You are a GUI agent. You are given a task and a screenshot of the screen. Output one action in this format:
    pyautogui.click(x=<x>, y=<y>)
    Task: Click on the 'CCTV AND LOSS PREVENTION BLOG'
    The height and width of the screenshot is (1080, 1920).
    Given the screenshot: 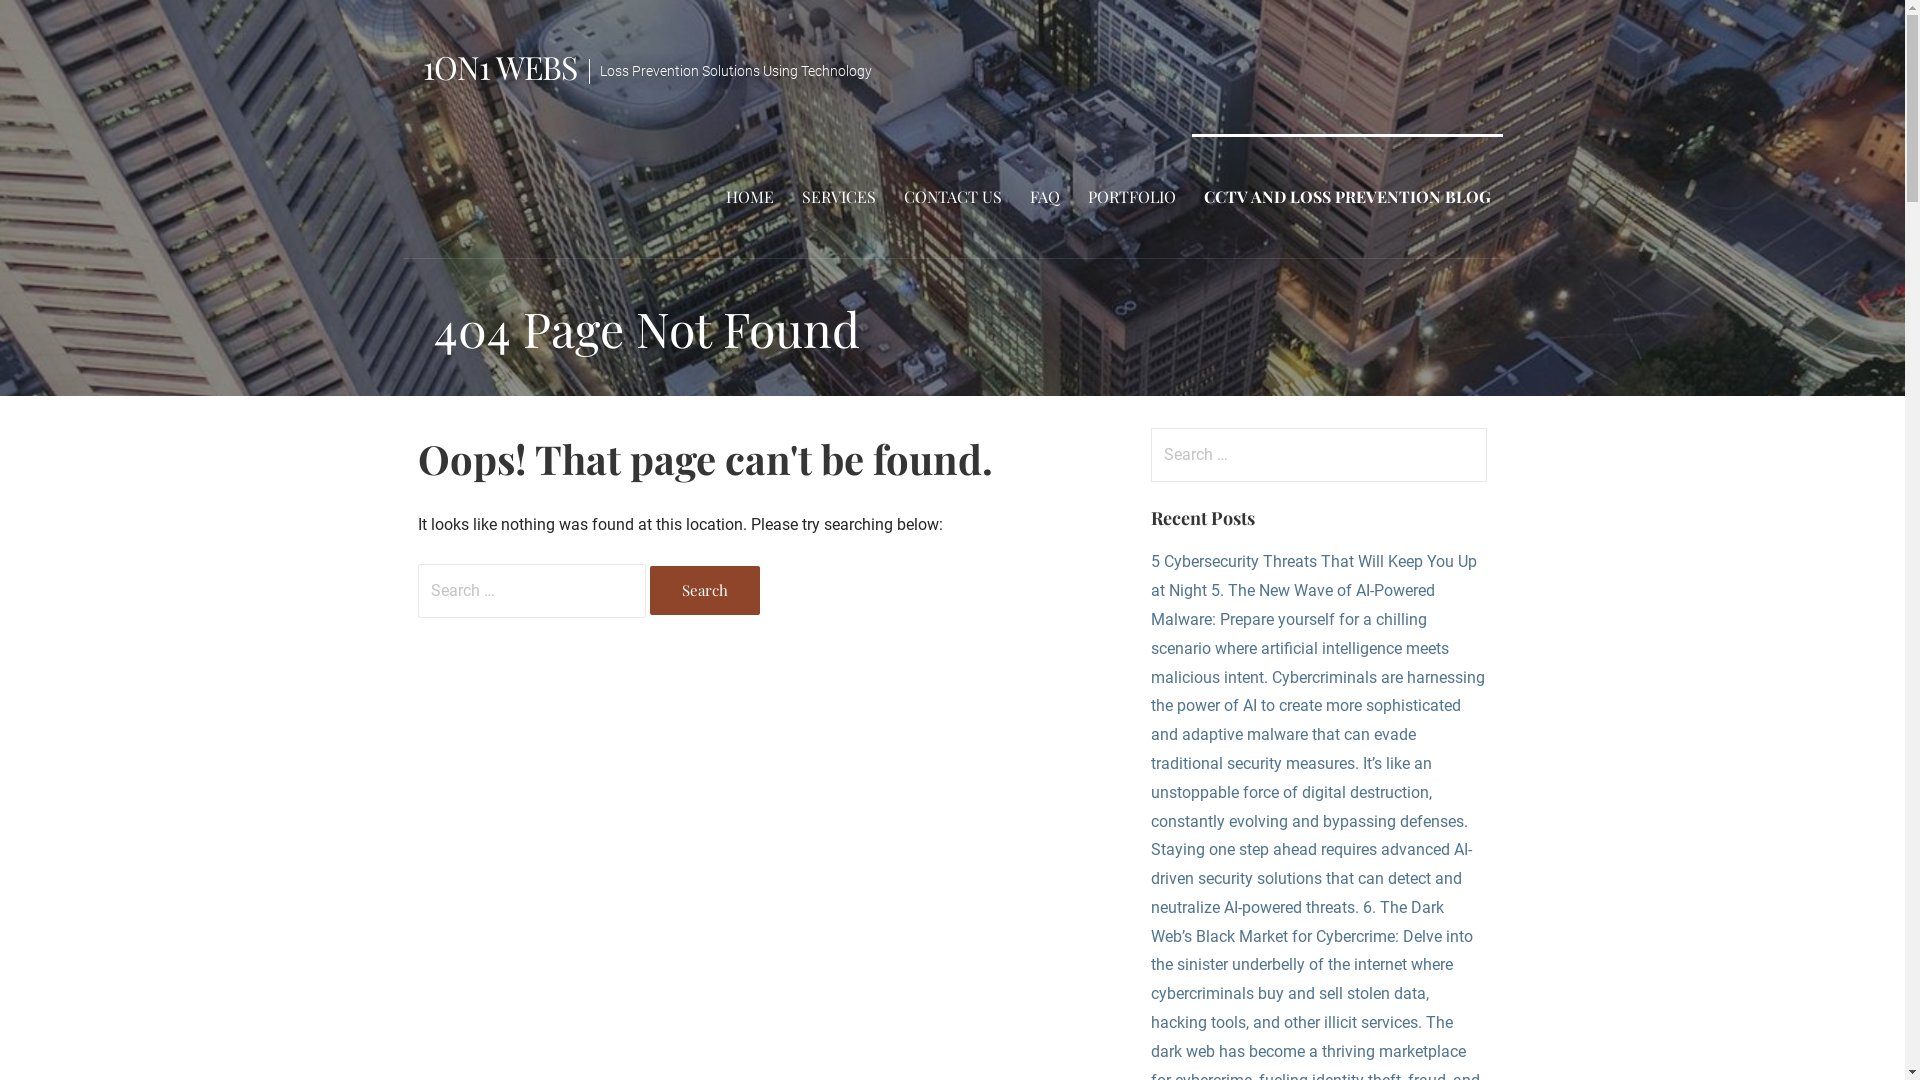 What is the action you would take?
    pyautogui.click(x=1347, y=196)
    